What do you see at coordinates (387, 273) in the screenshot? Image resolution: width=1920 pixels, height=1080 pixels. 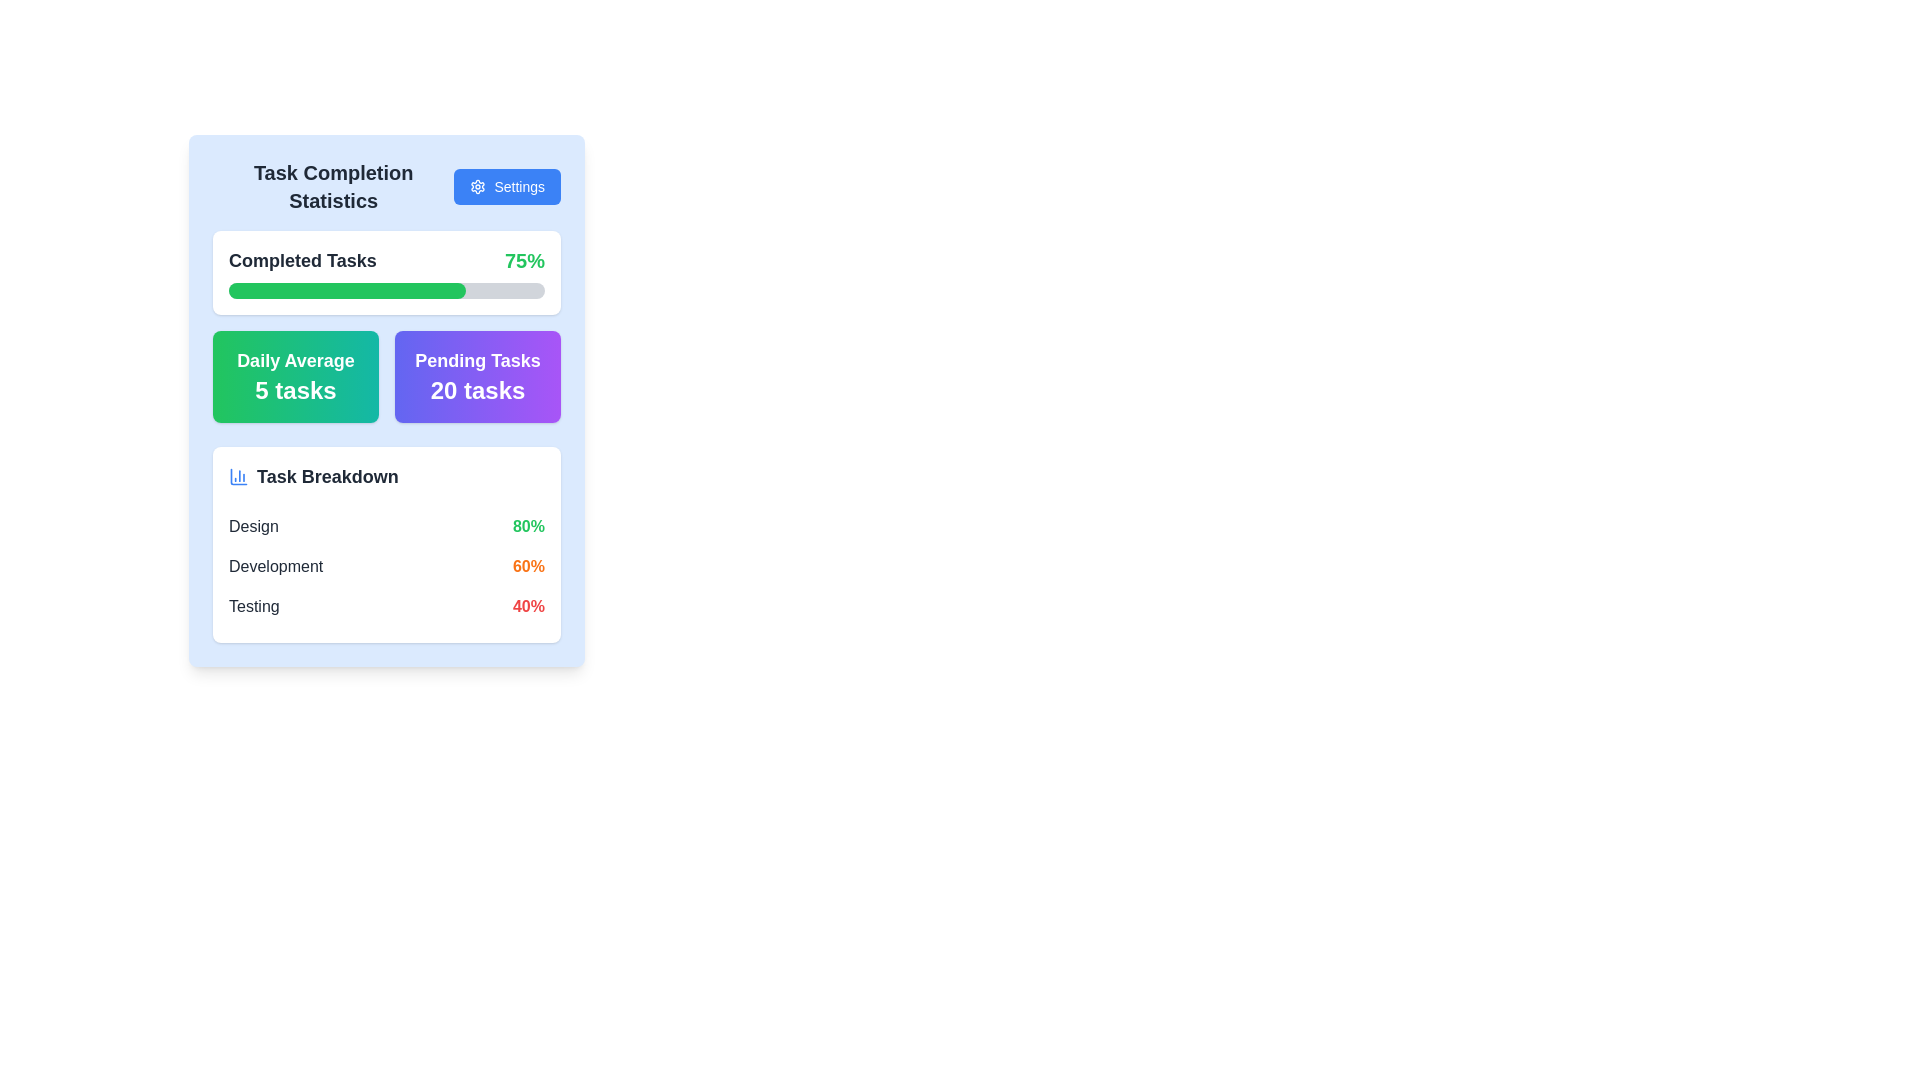 I see `the informational panel component with the title 'Completed Tasks' and the progress bar indicating 75% completion` at bounding box center [387, 273].